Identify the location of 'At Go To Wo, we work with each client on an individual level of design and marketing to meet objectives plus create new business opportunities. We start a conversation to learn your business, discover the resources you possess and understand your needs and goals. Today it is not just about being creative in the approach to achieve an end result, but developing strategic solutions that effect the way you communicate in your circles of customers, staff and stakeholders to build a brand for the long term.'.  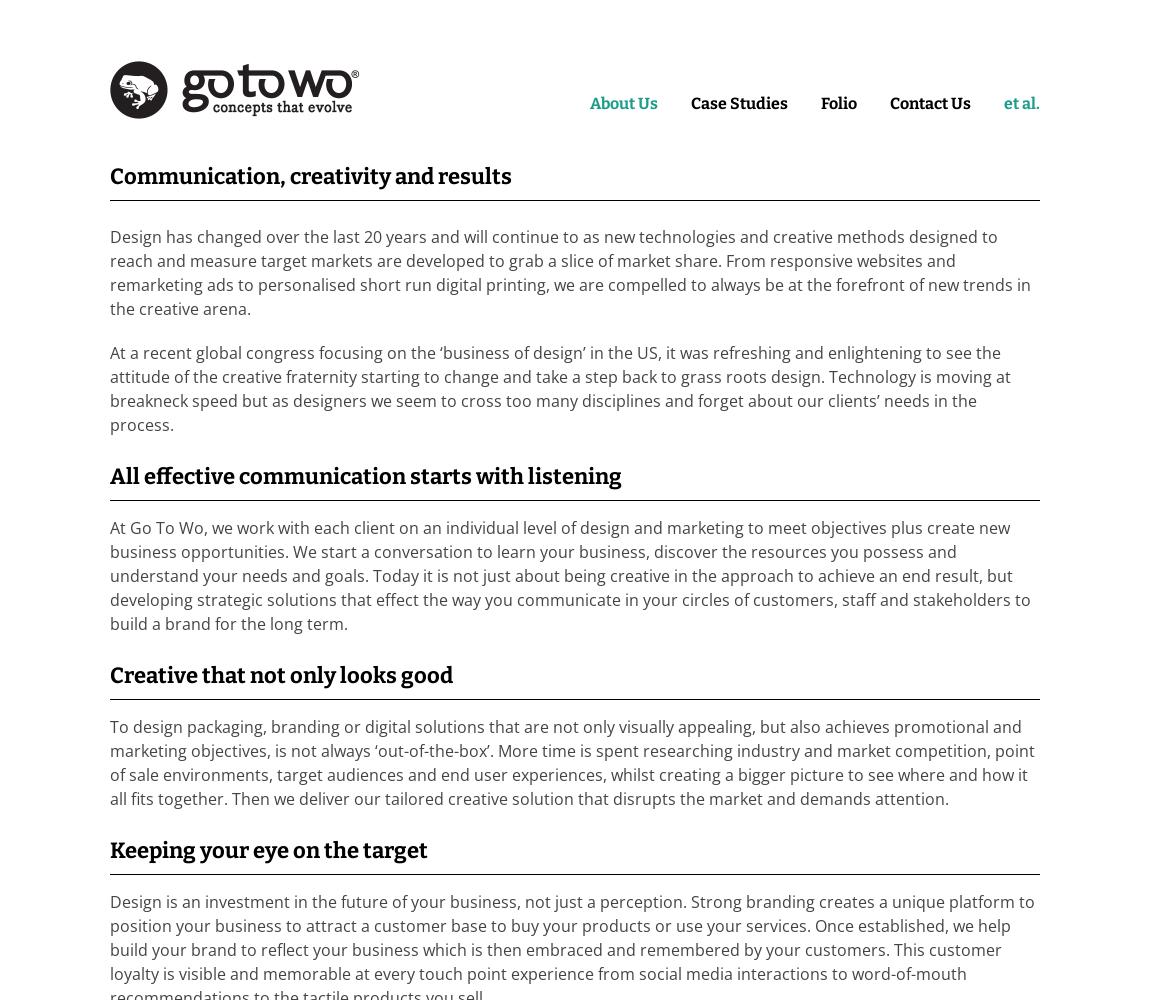
(570, 575).